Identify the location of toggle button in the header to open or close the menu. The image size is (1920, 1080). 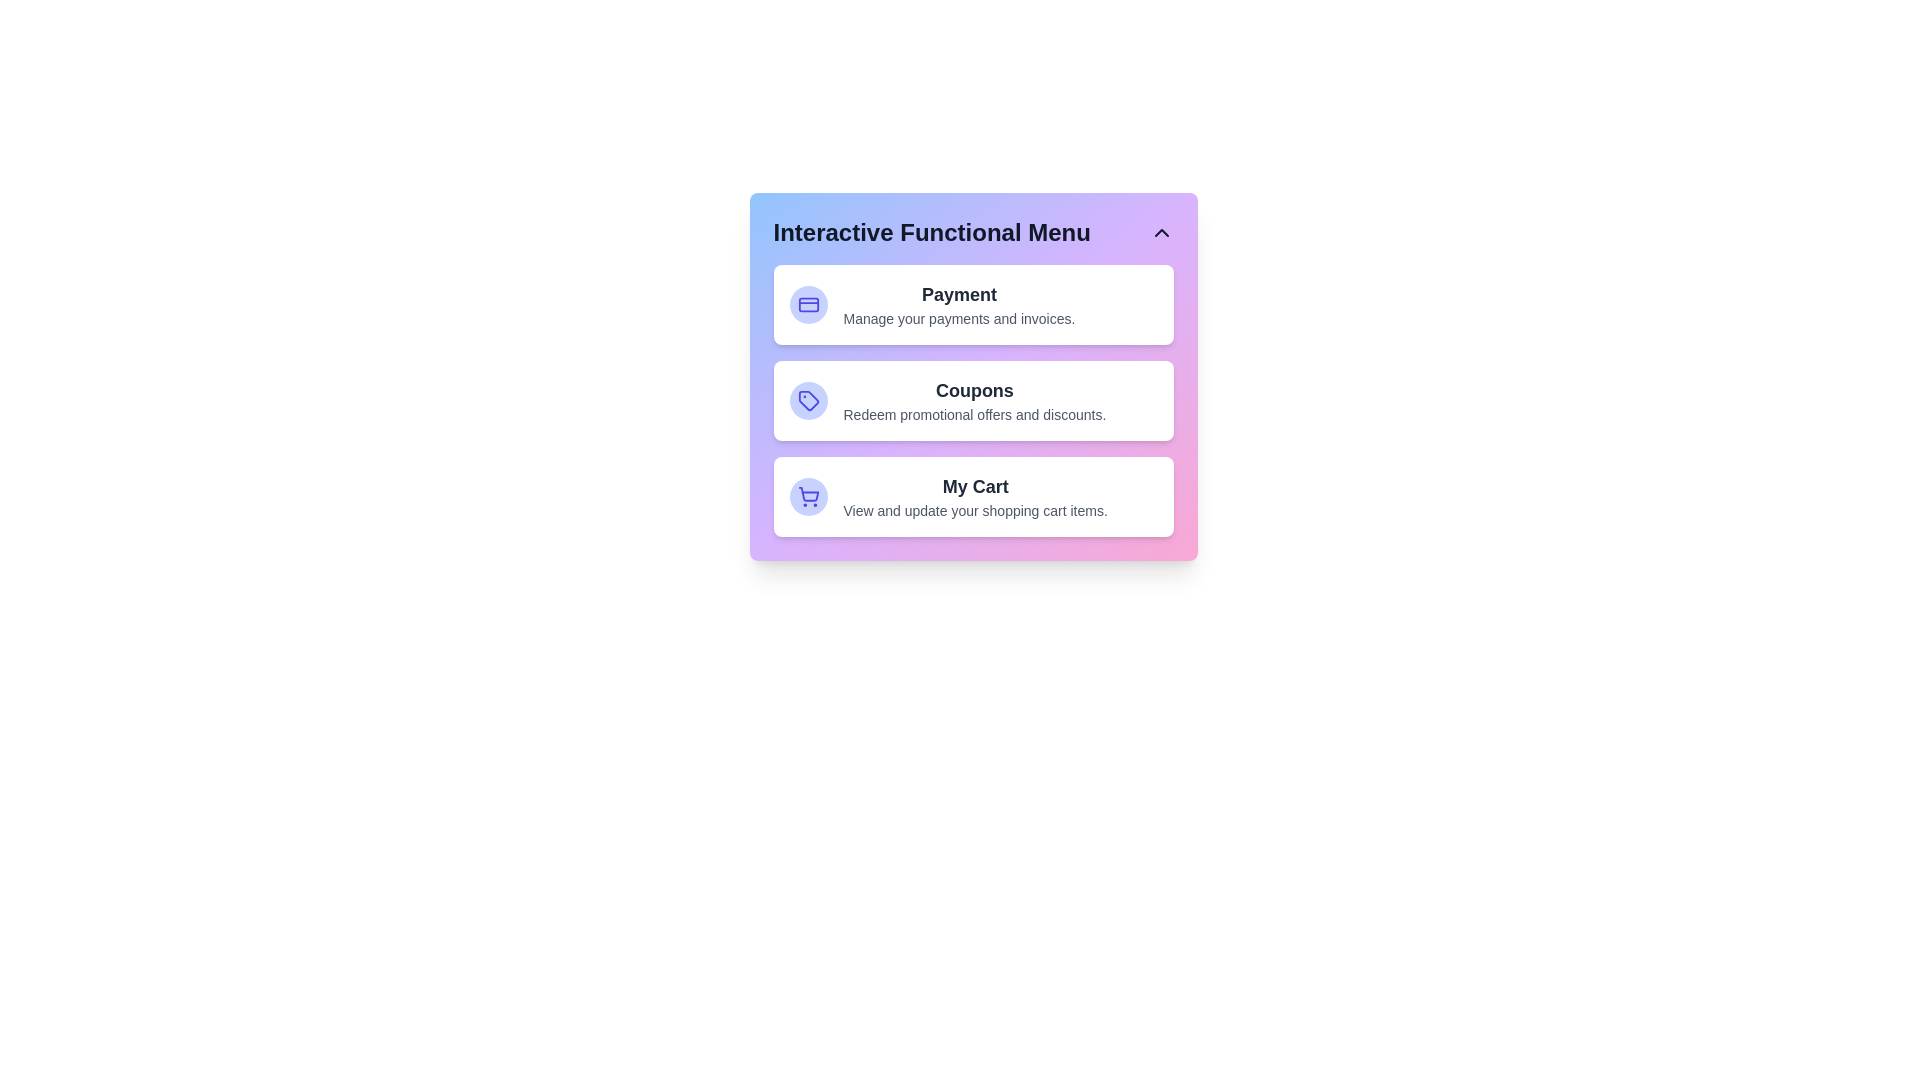
(1161, 231).